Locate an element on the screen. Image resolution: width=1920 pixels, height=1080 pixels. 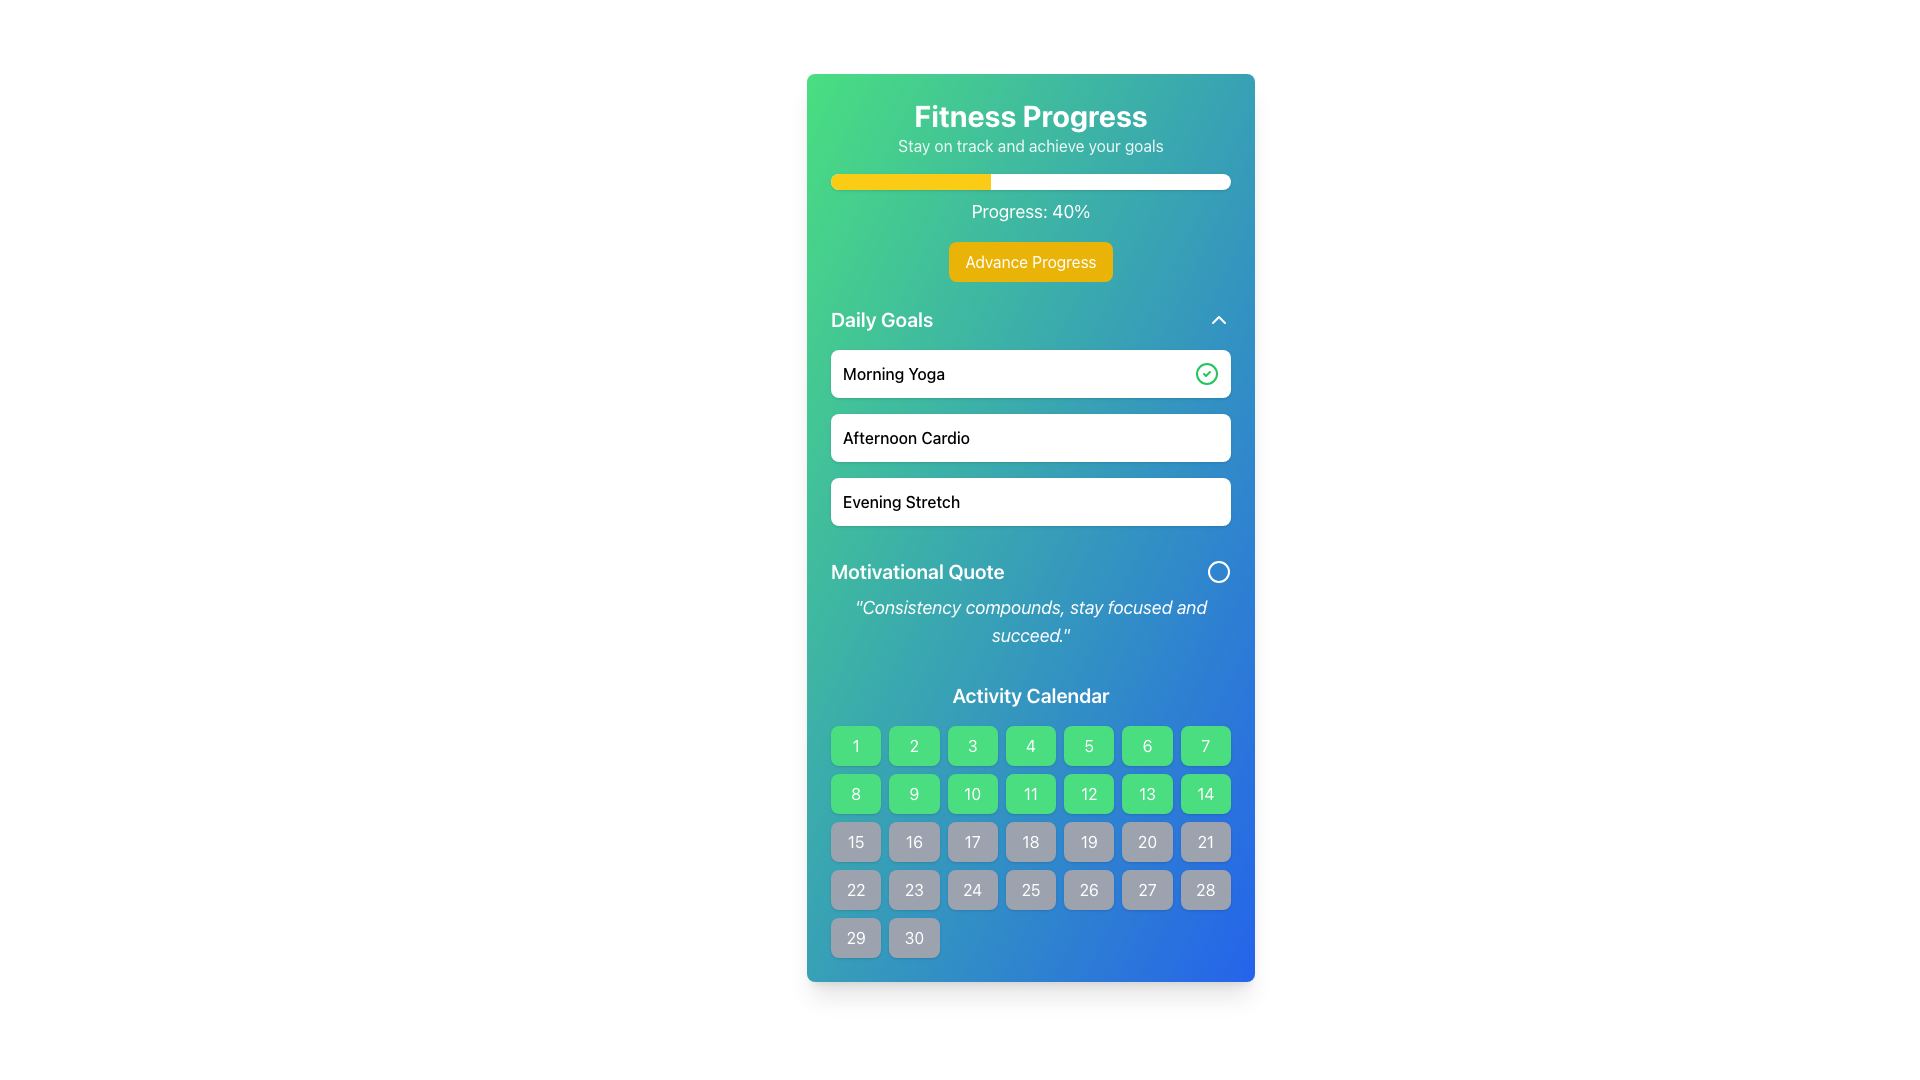
the motivational quote text element located beneath the 'Motivational Quote' label in the 'Daily Goals' section is located at coordinates (1031, 620).